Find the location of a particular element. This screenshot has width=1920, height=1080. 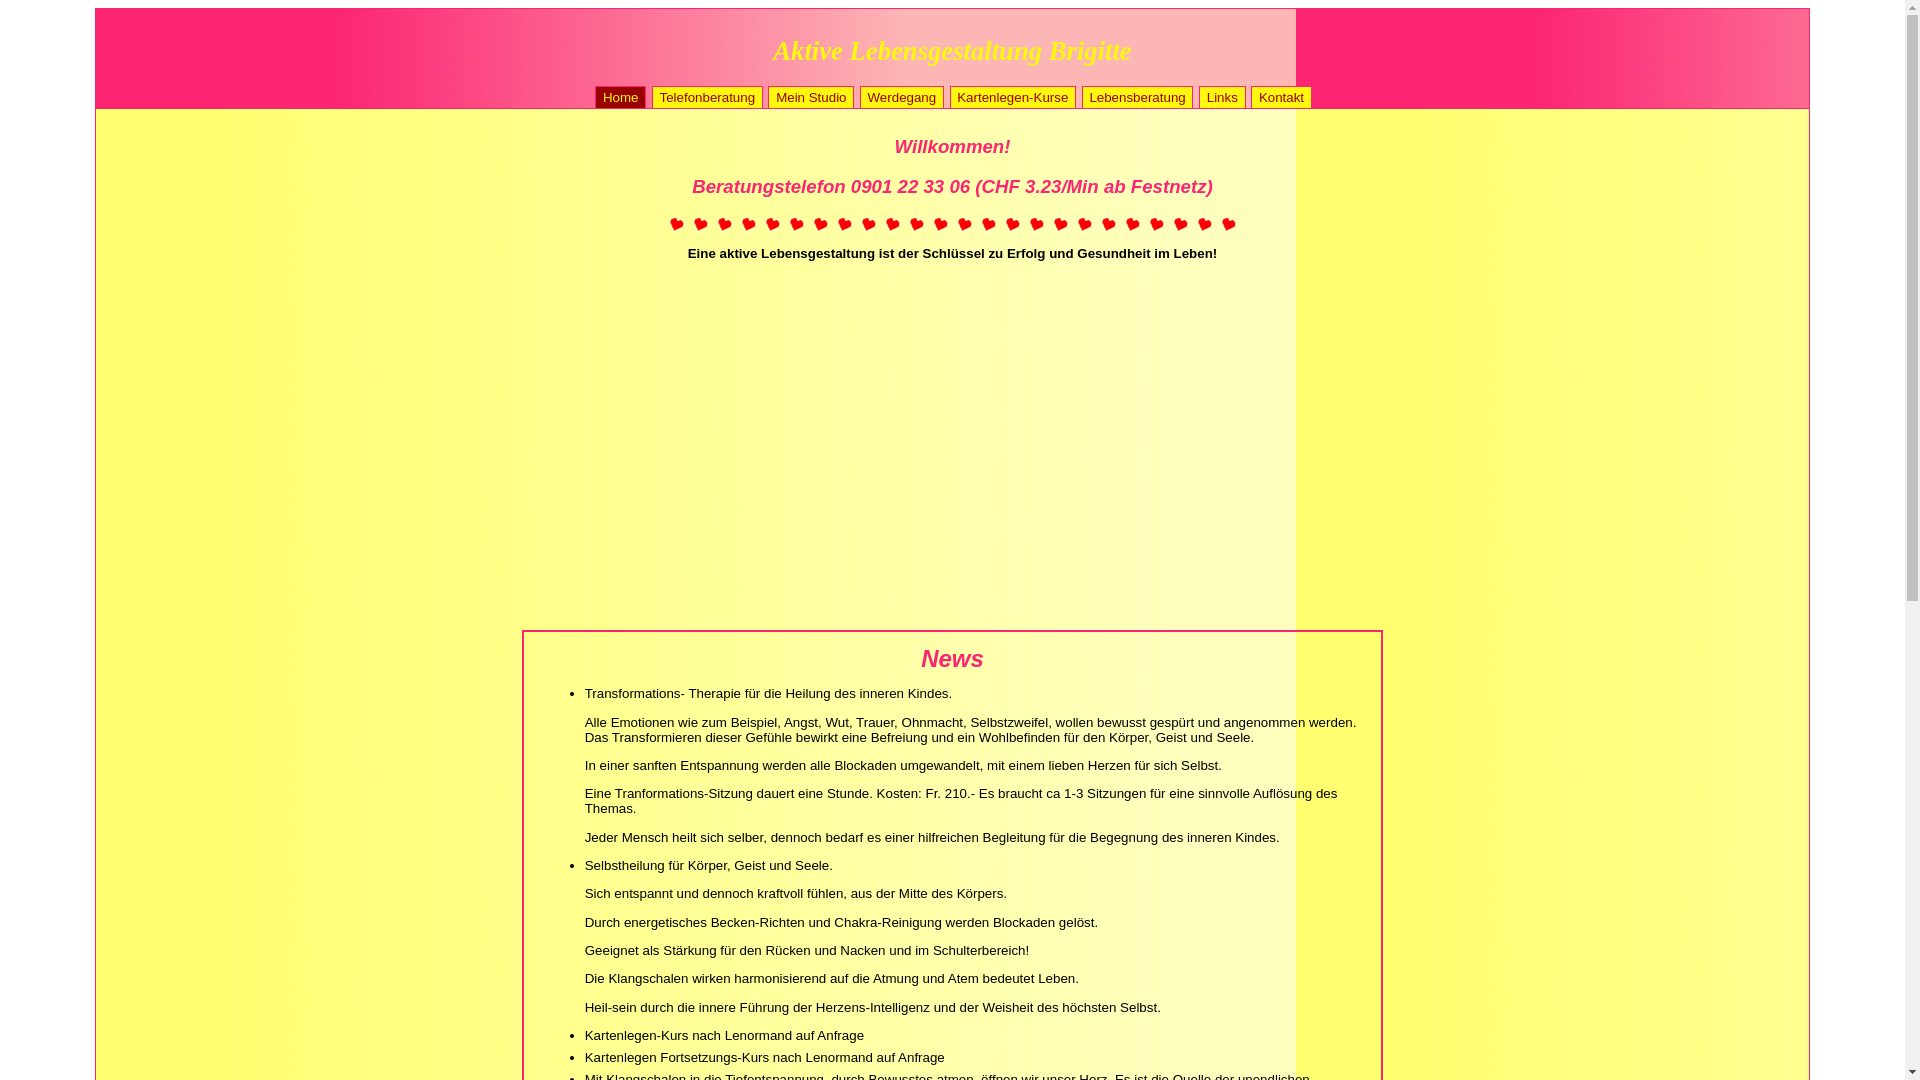

'Mein Studio' is located at coordinates (811, 96).